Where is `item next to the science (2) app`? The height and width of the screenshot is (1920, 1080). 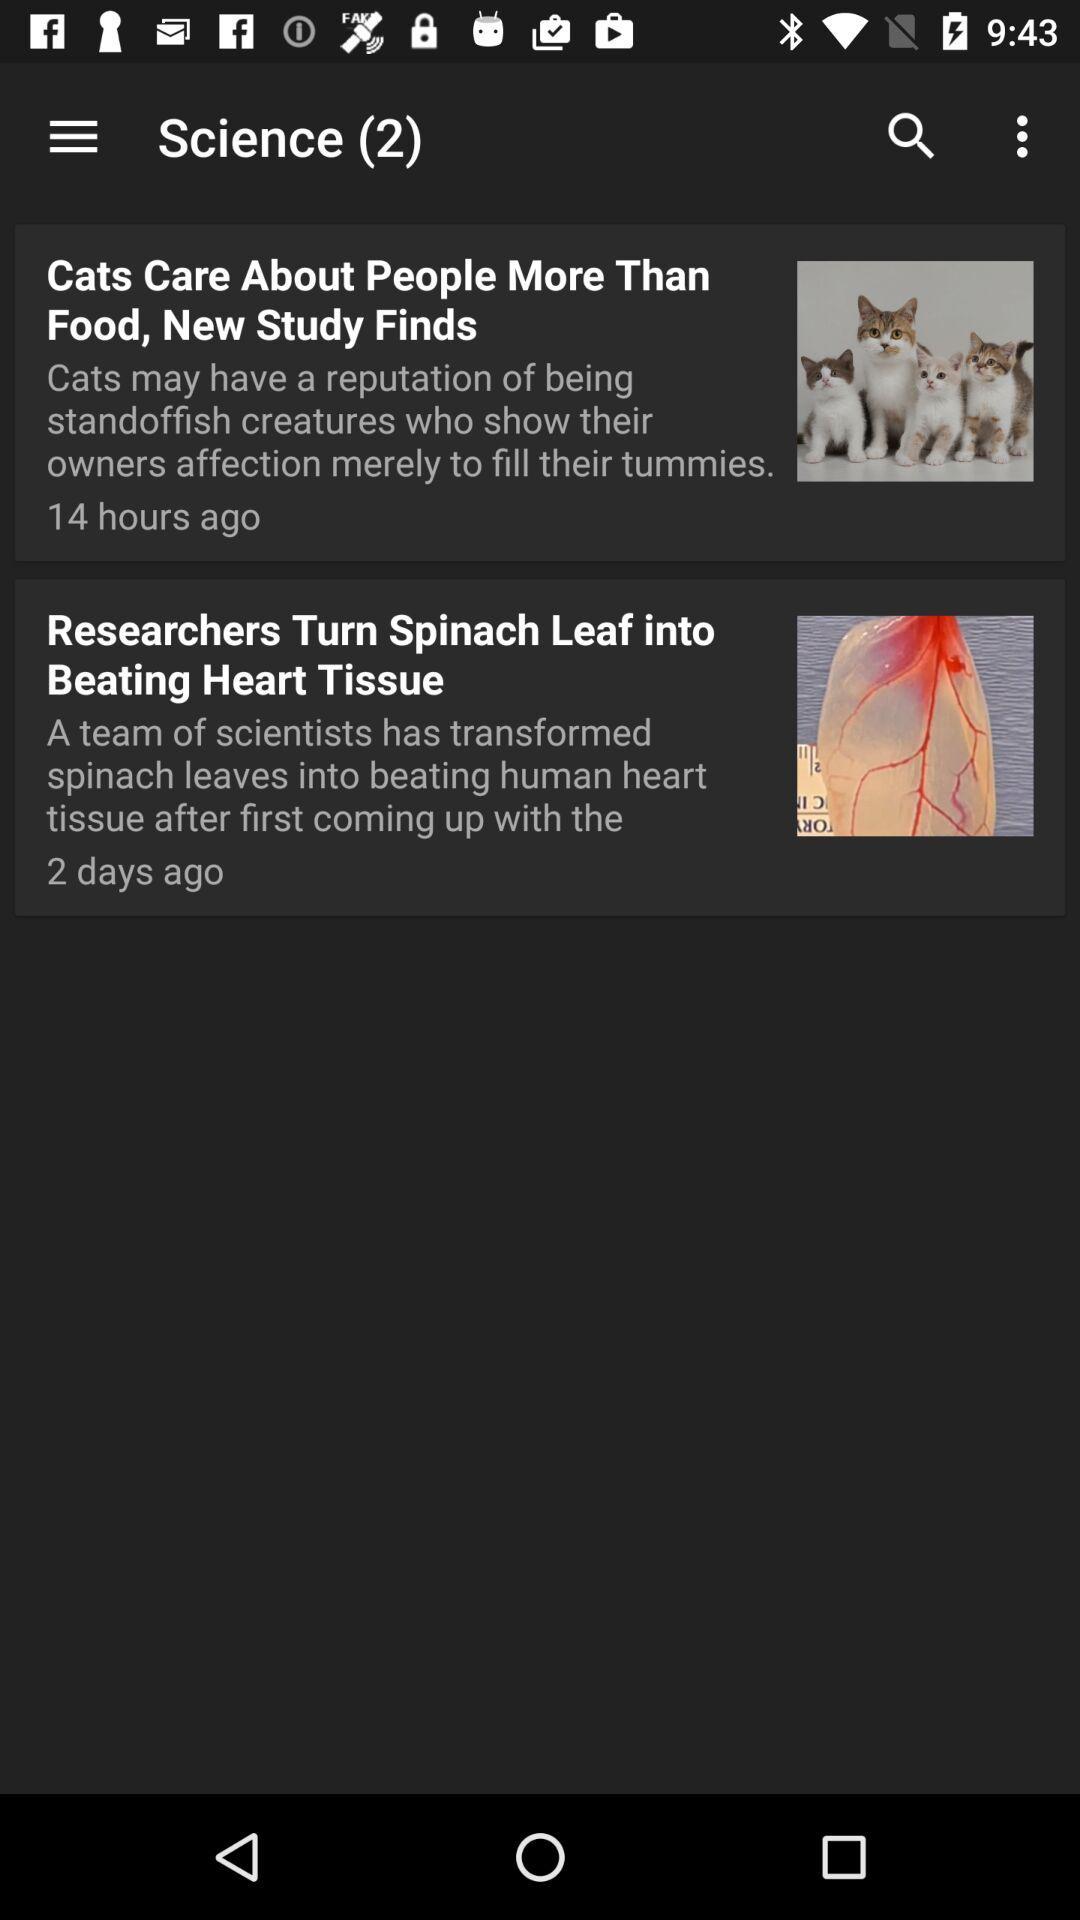 item next to the science (2) app is located at coordinates (72, 135).